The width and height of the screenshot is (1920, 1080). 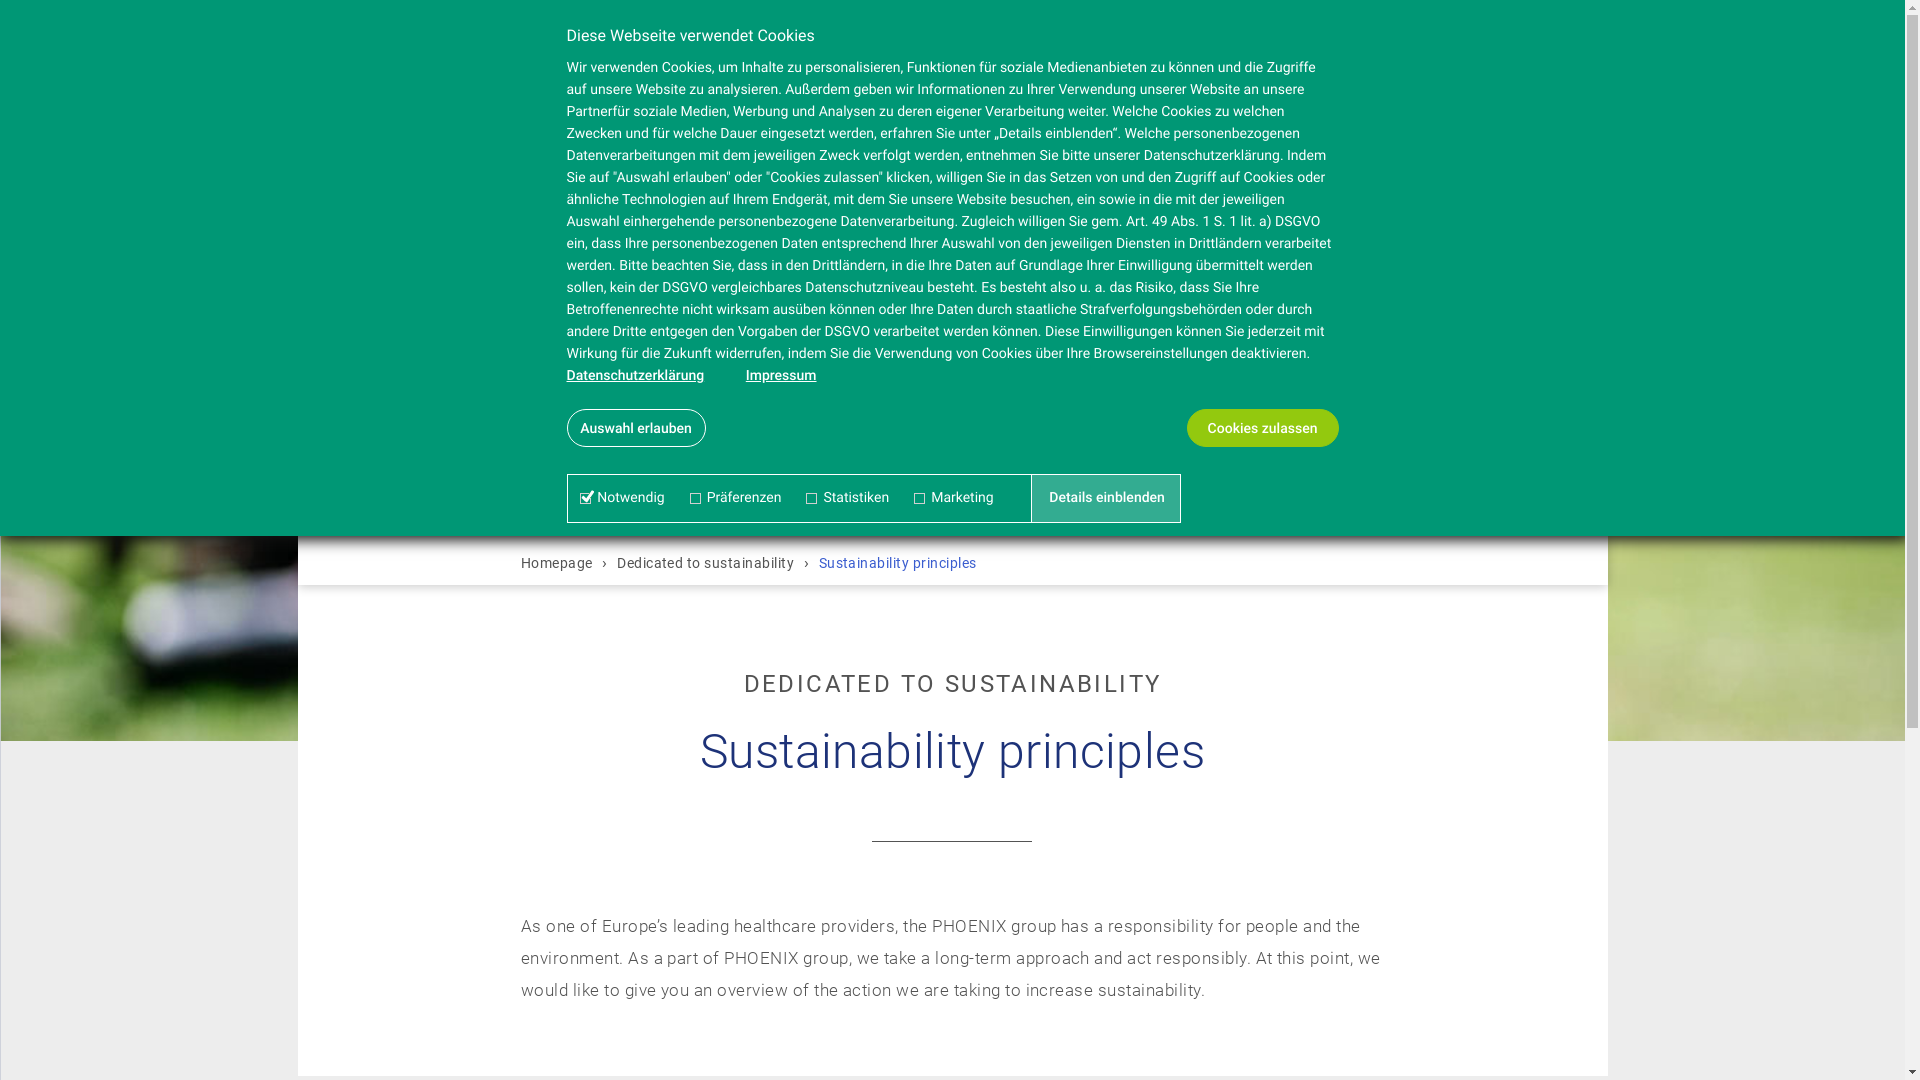 I want to click on 'BA', so click(x=393, y=50).